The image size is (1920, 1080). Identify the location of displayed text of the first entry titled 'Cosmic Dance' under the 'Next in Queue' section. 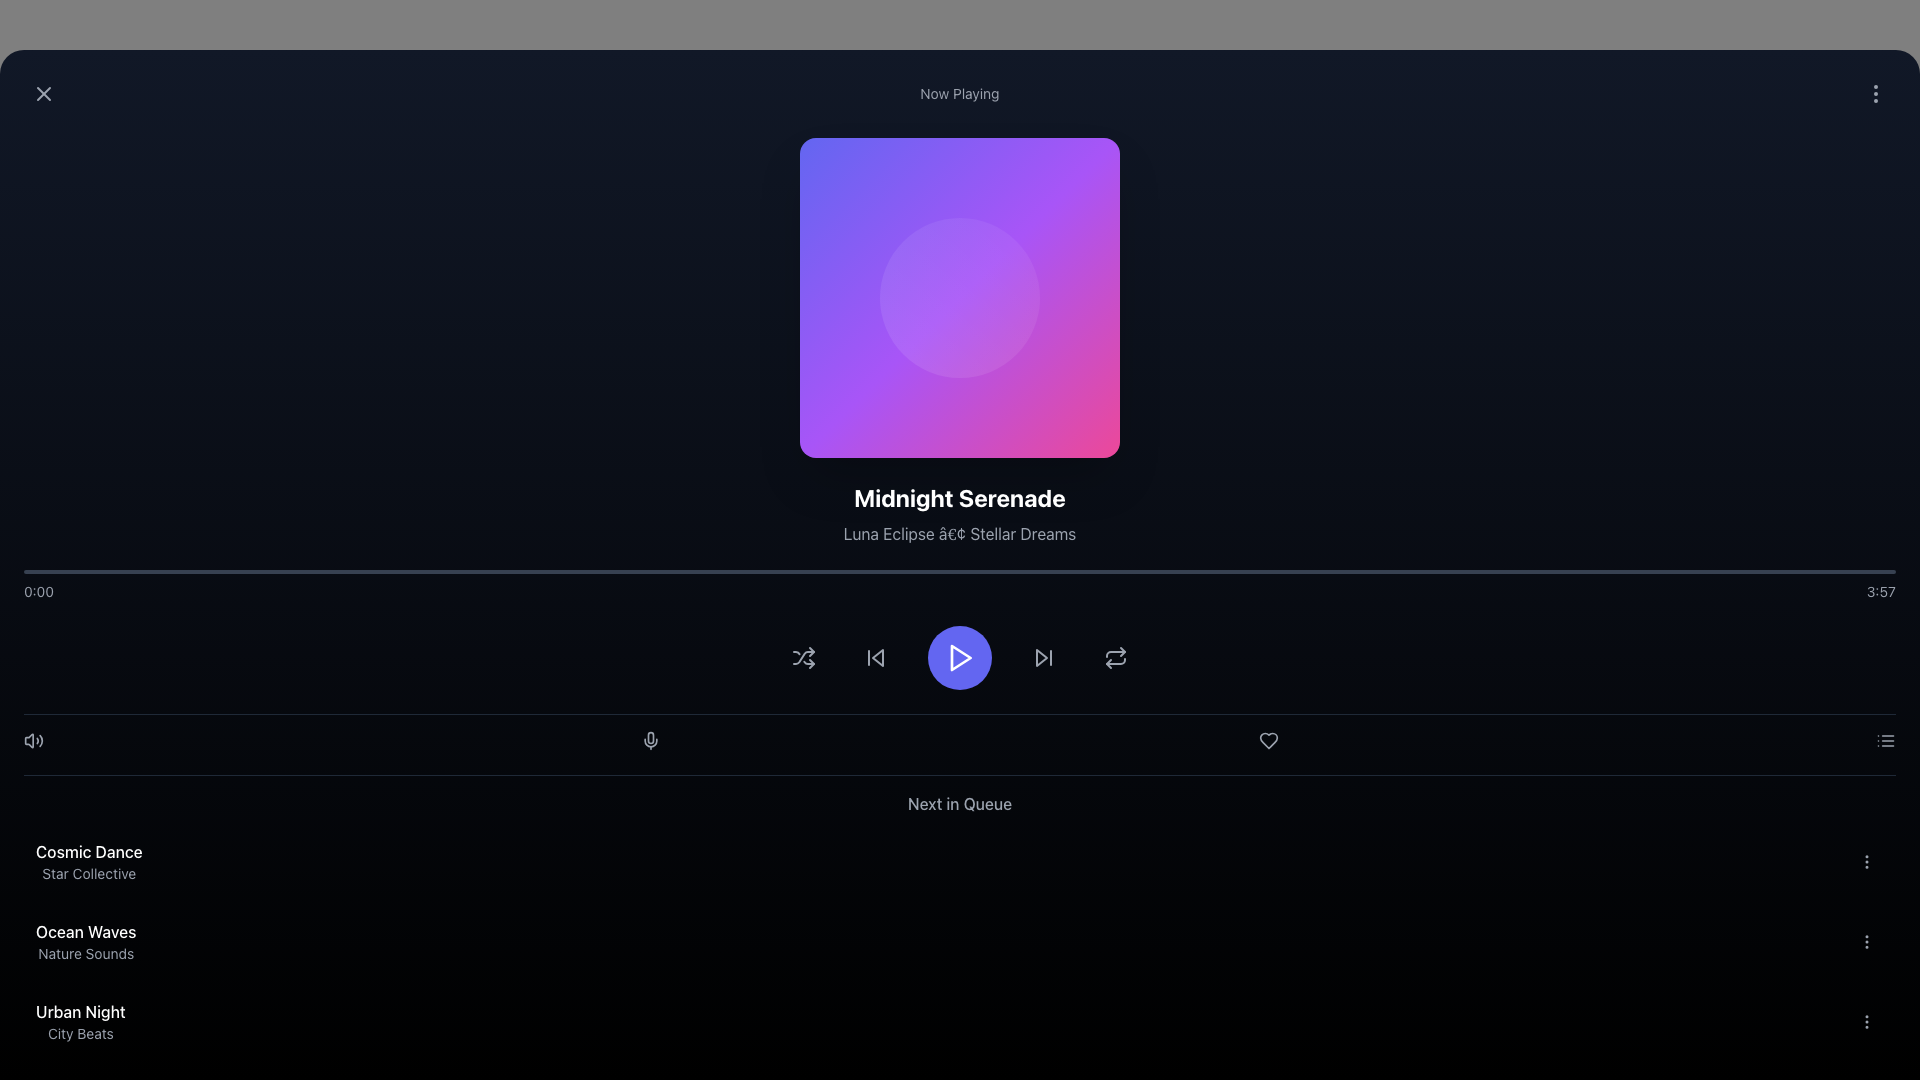
(88, 860).